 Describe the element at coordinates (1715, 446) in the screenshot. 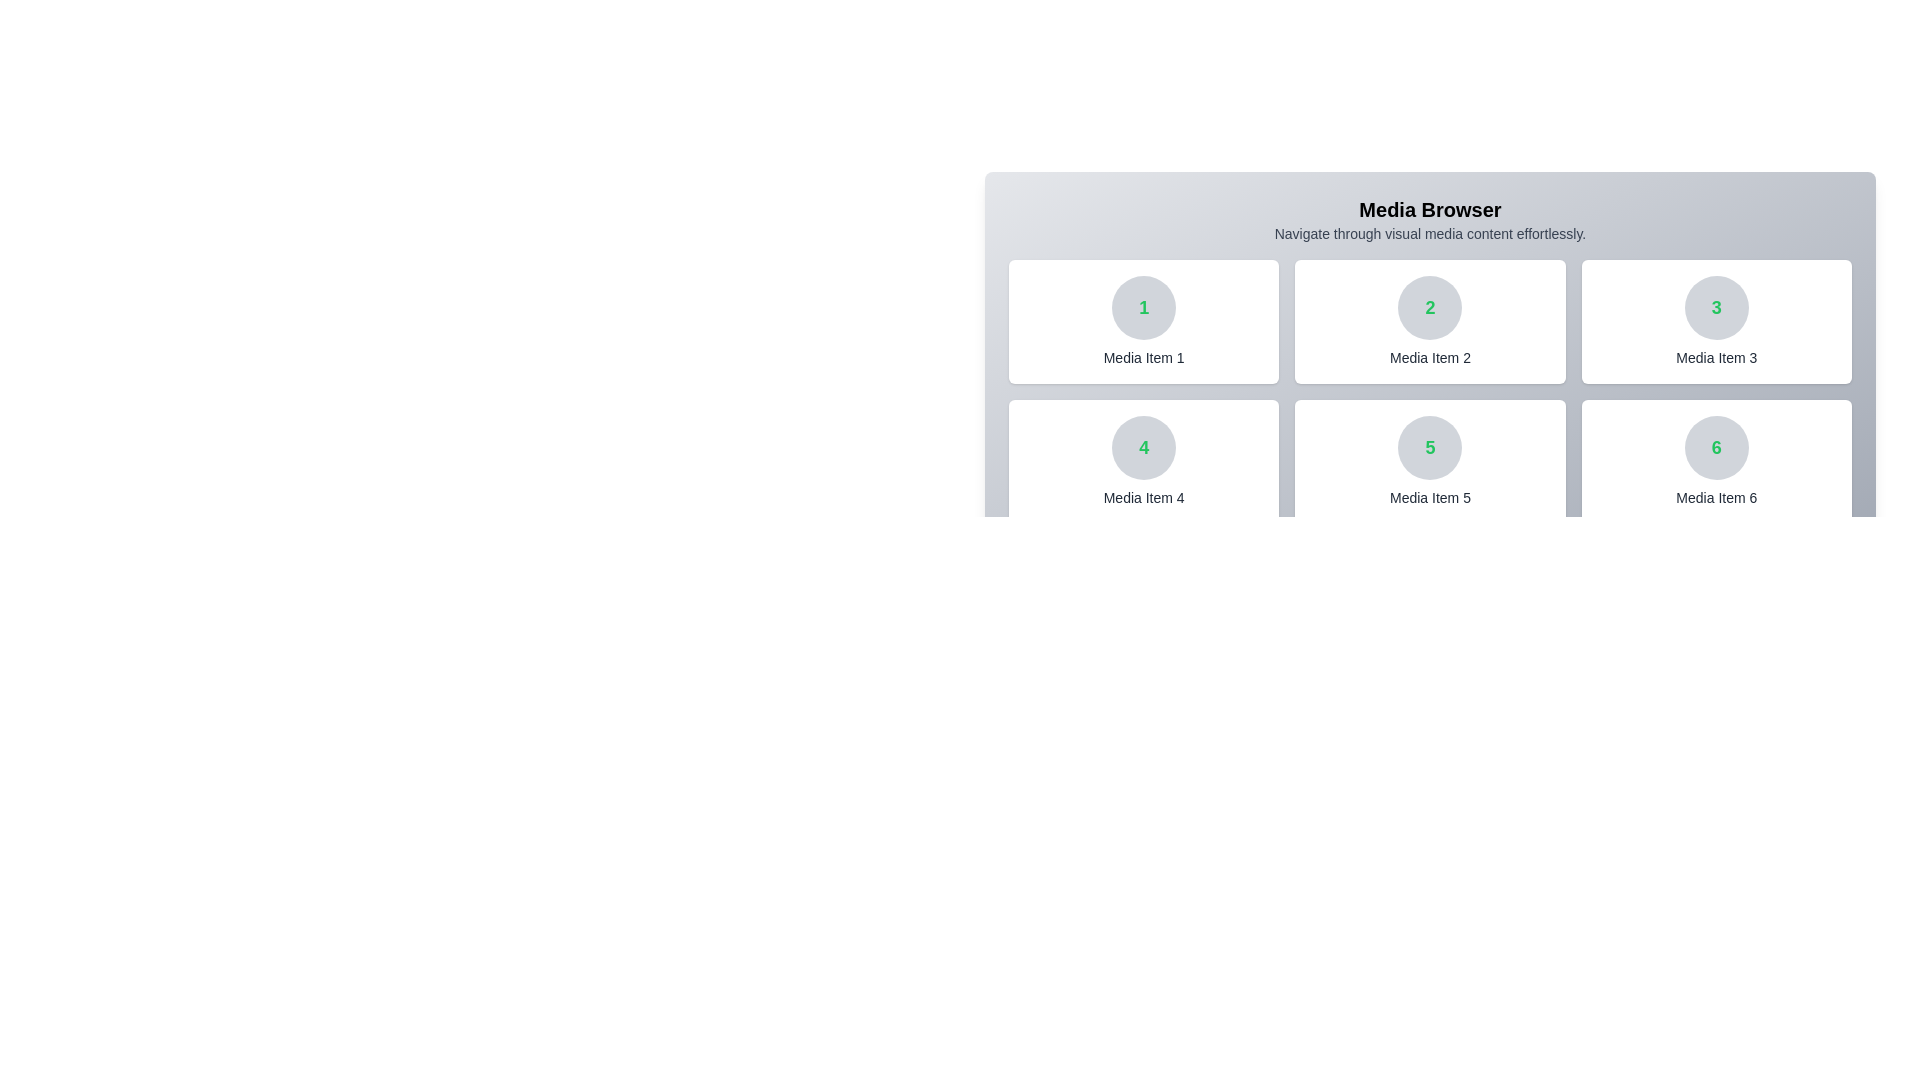

I see `the button representing the sixth media item in the grid` at that location.